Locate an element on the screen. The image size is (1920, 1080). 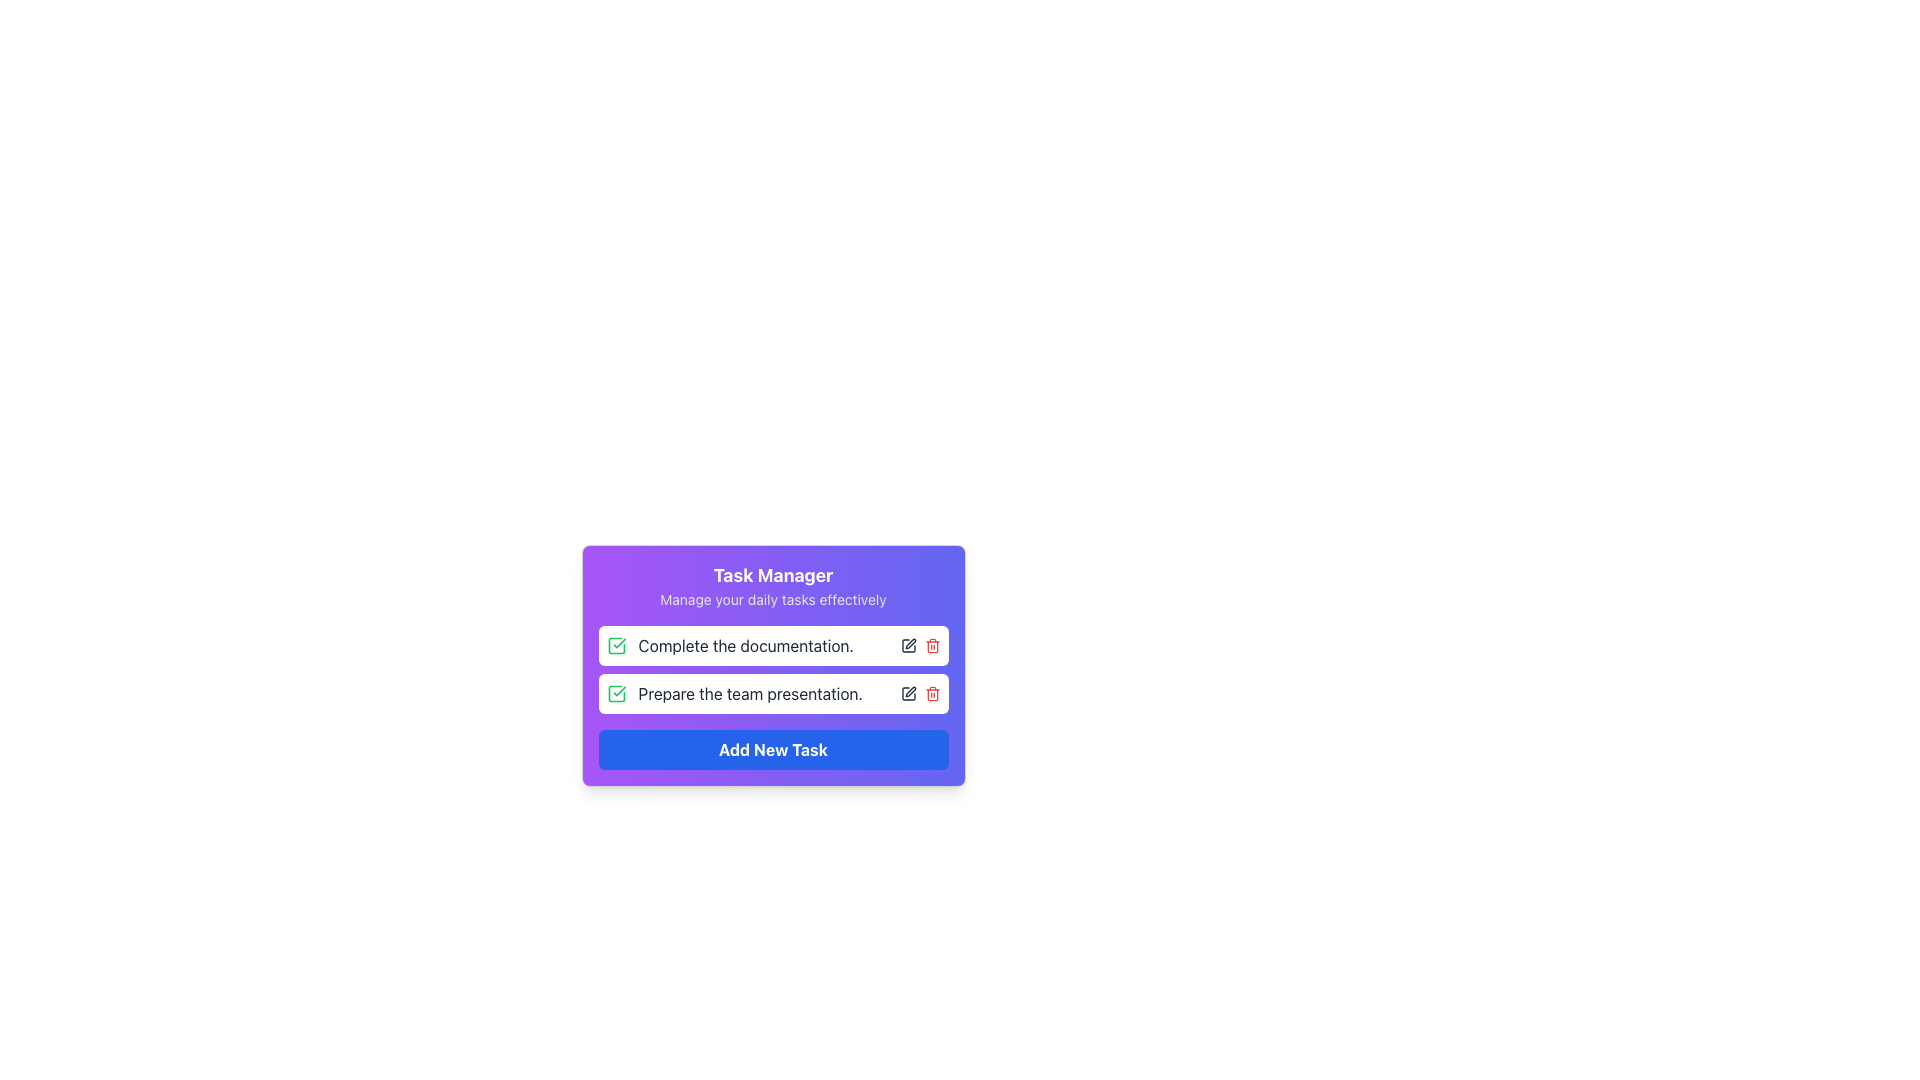
the edit icon located to the right of the task text 'Complete the documentation.' in the Task Manager interface is located at coordinates (907, 645).